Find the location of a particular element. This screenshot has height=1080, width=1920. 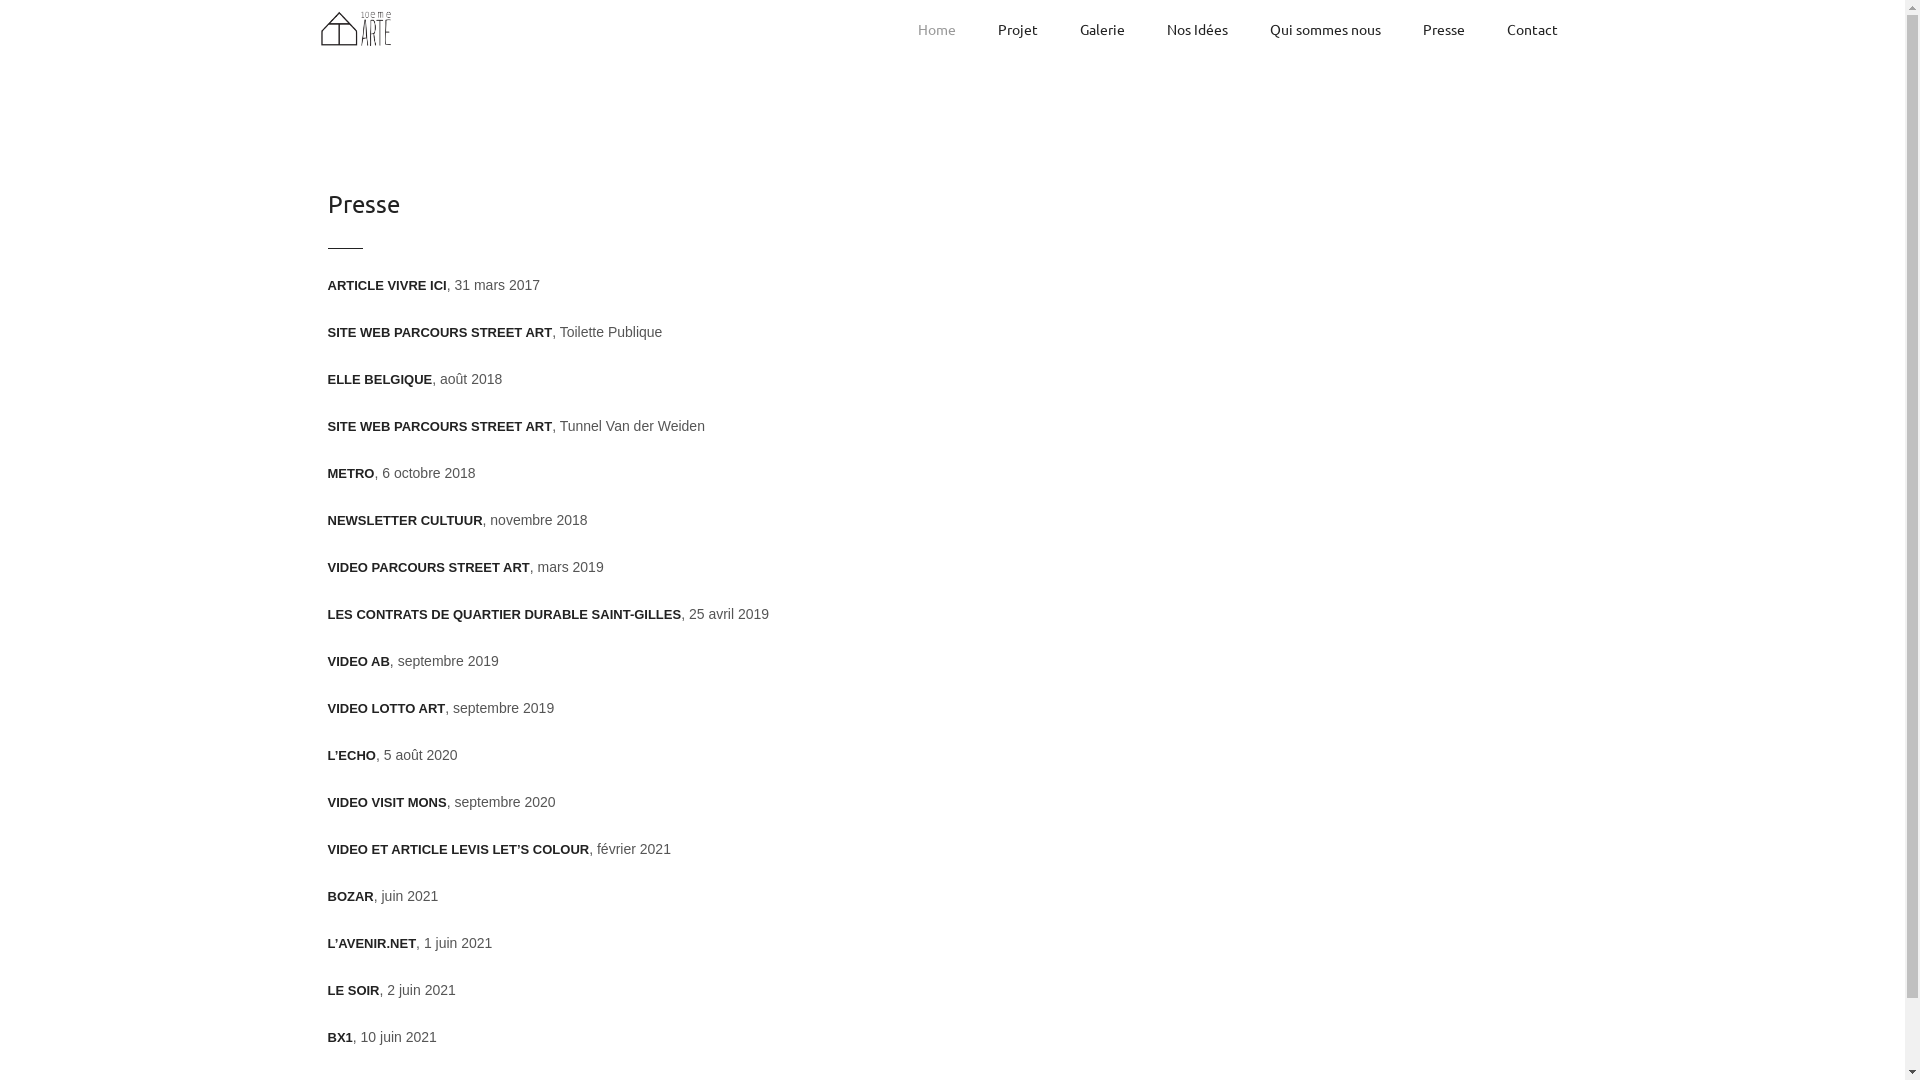

'ELLE BELGIQUE' is located at coordinates (327, 379).